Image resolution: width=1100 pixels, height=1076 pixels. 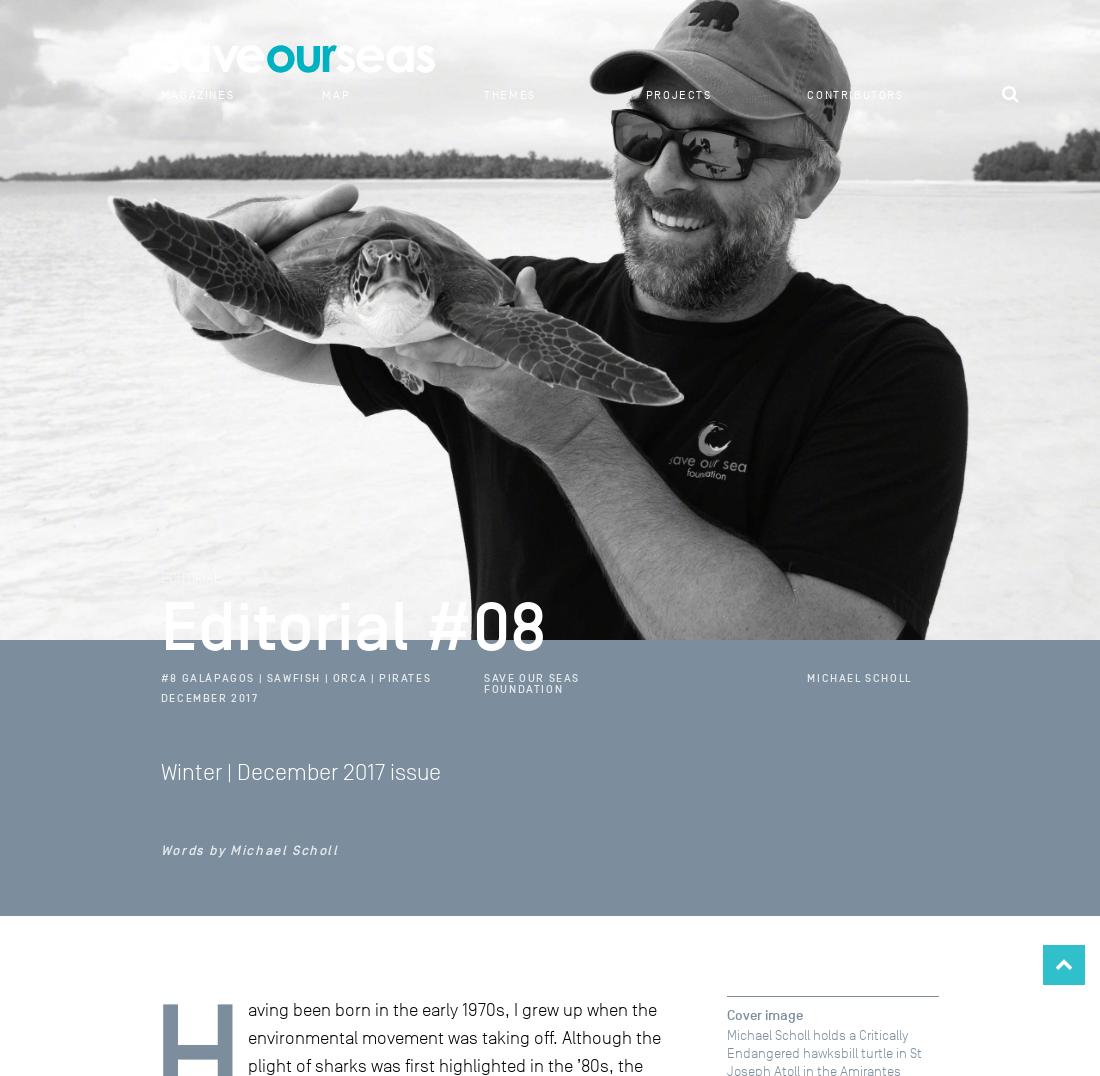 I want to click on 'Map', so click(x=335, y=94).